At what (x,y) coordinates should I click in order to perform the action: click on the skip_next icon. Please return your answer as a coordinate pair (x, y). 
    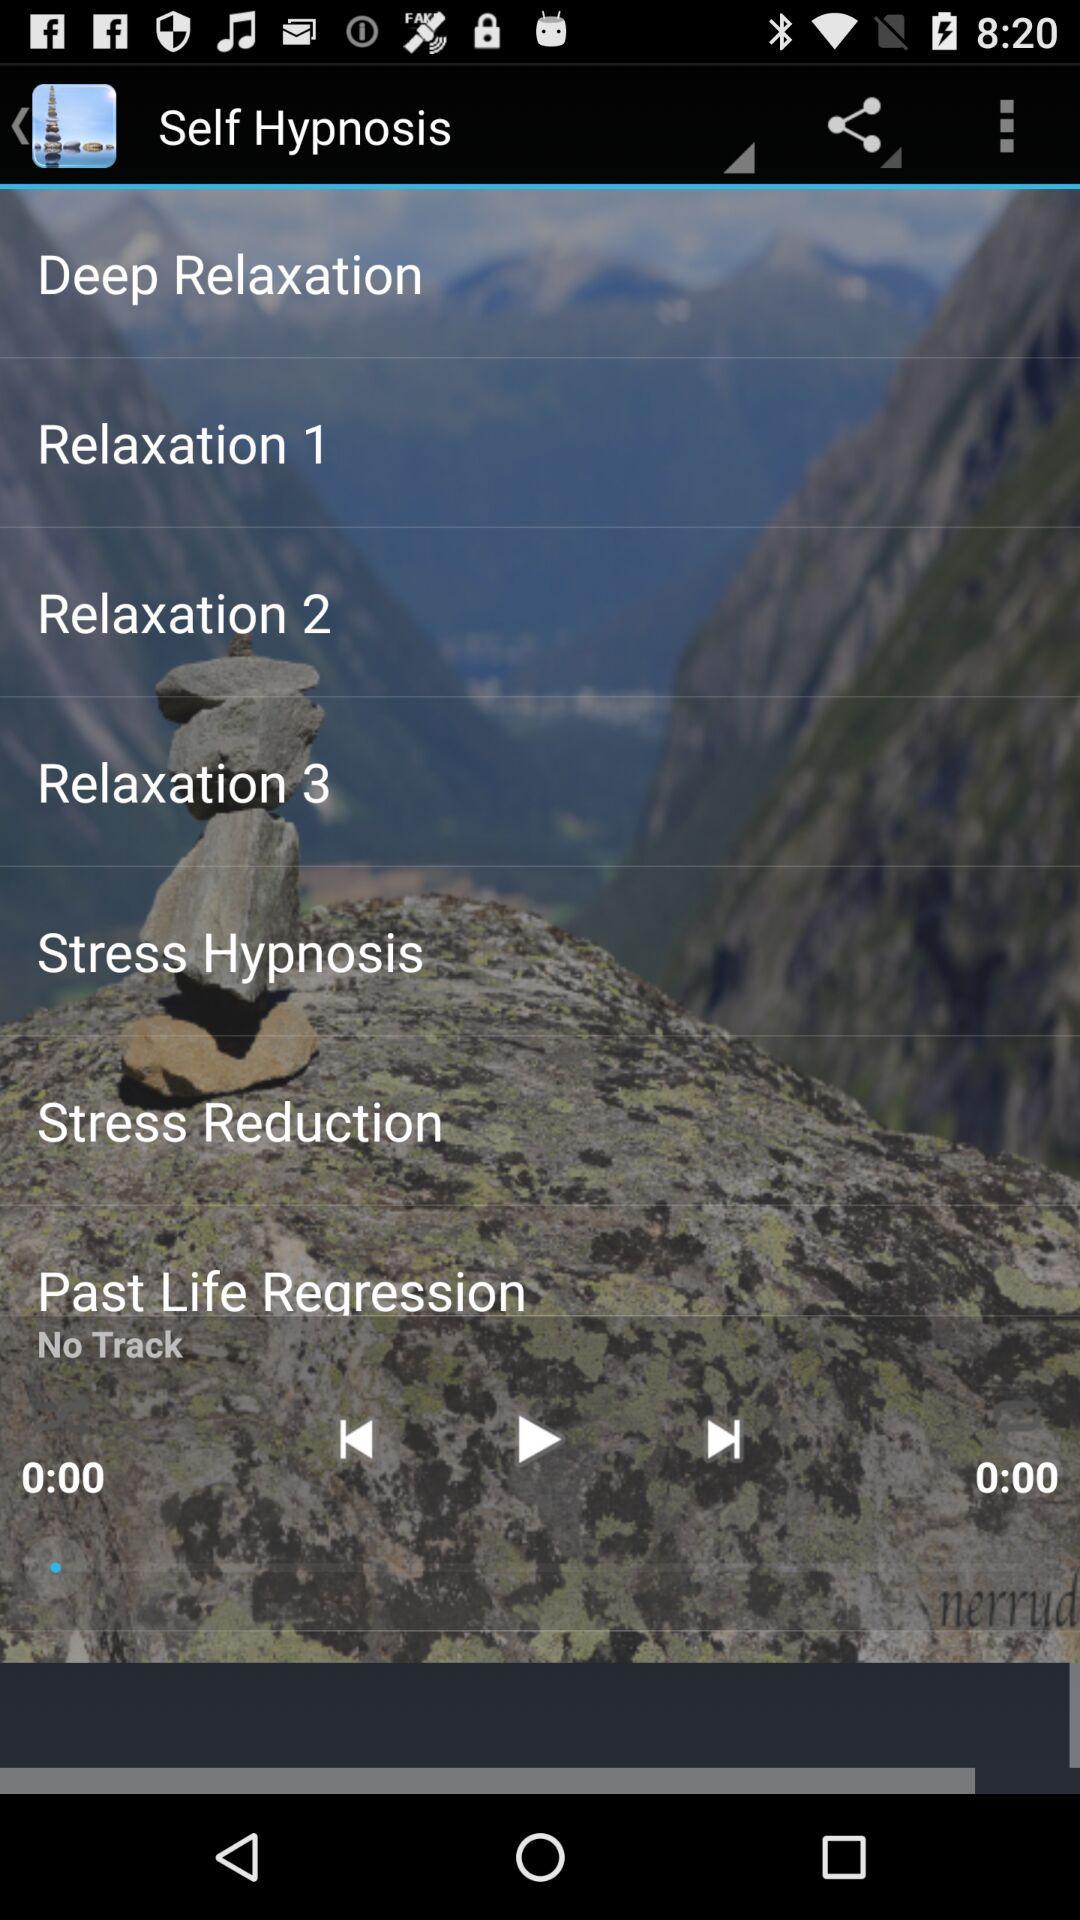
    Looking at the image, I should click on (723, 1538).